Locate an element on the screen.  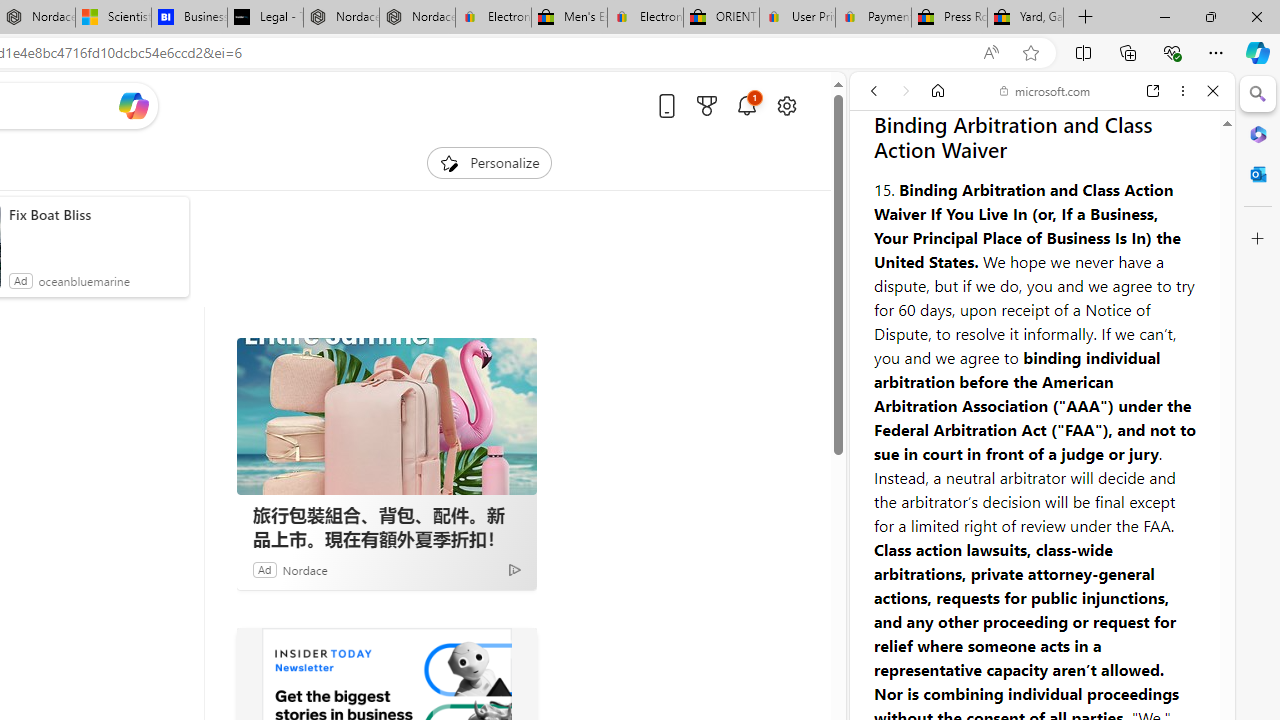
'Open Copilot' is located at coordinates (132, 105).